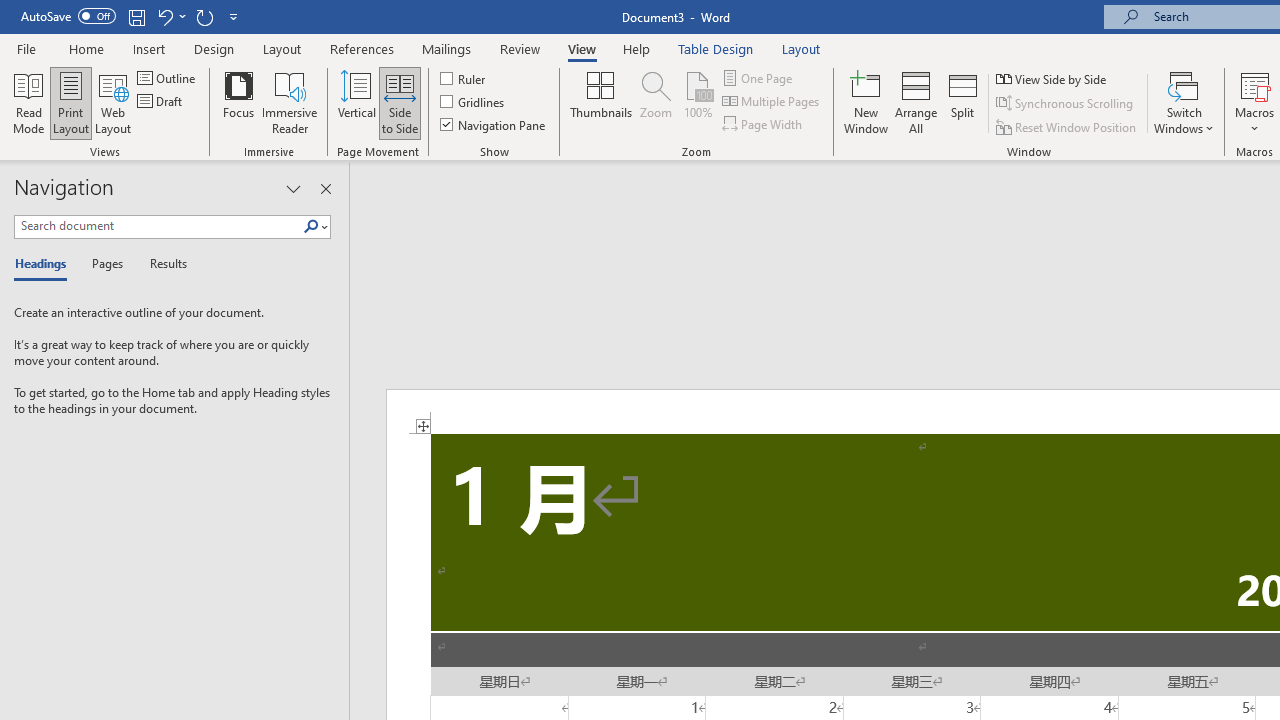  What do you see at coordinates (238, 103) in the screenshot?
I see `'Focus'` at bounding box center [238, 103].